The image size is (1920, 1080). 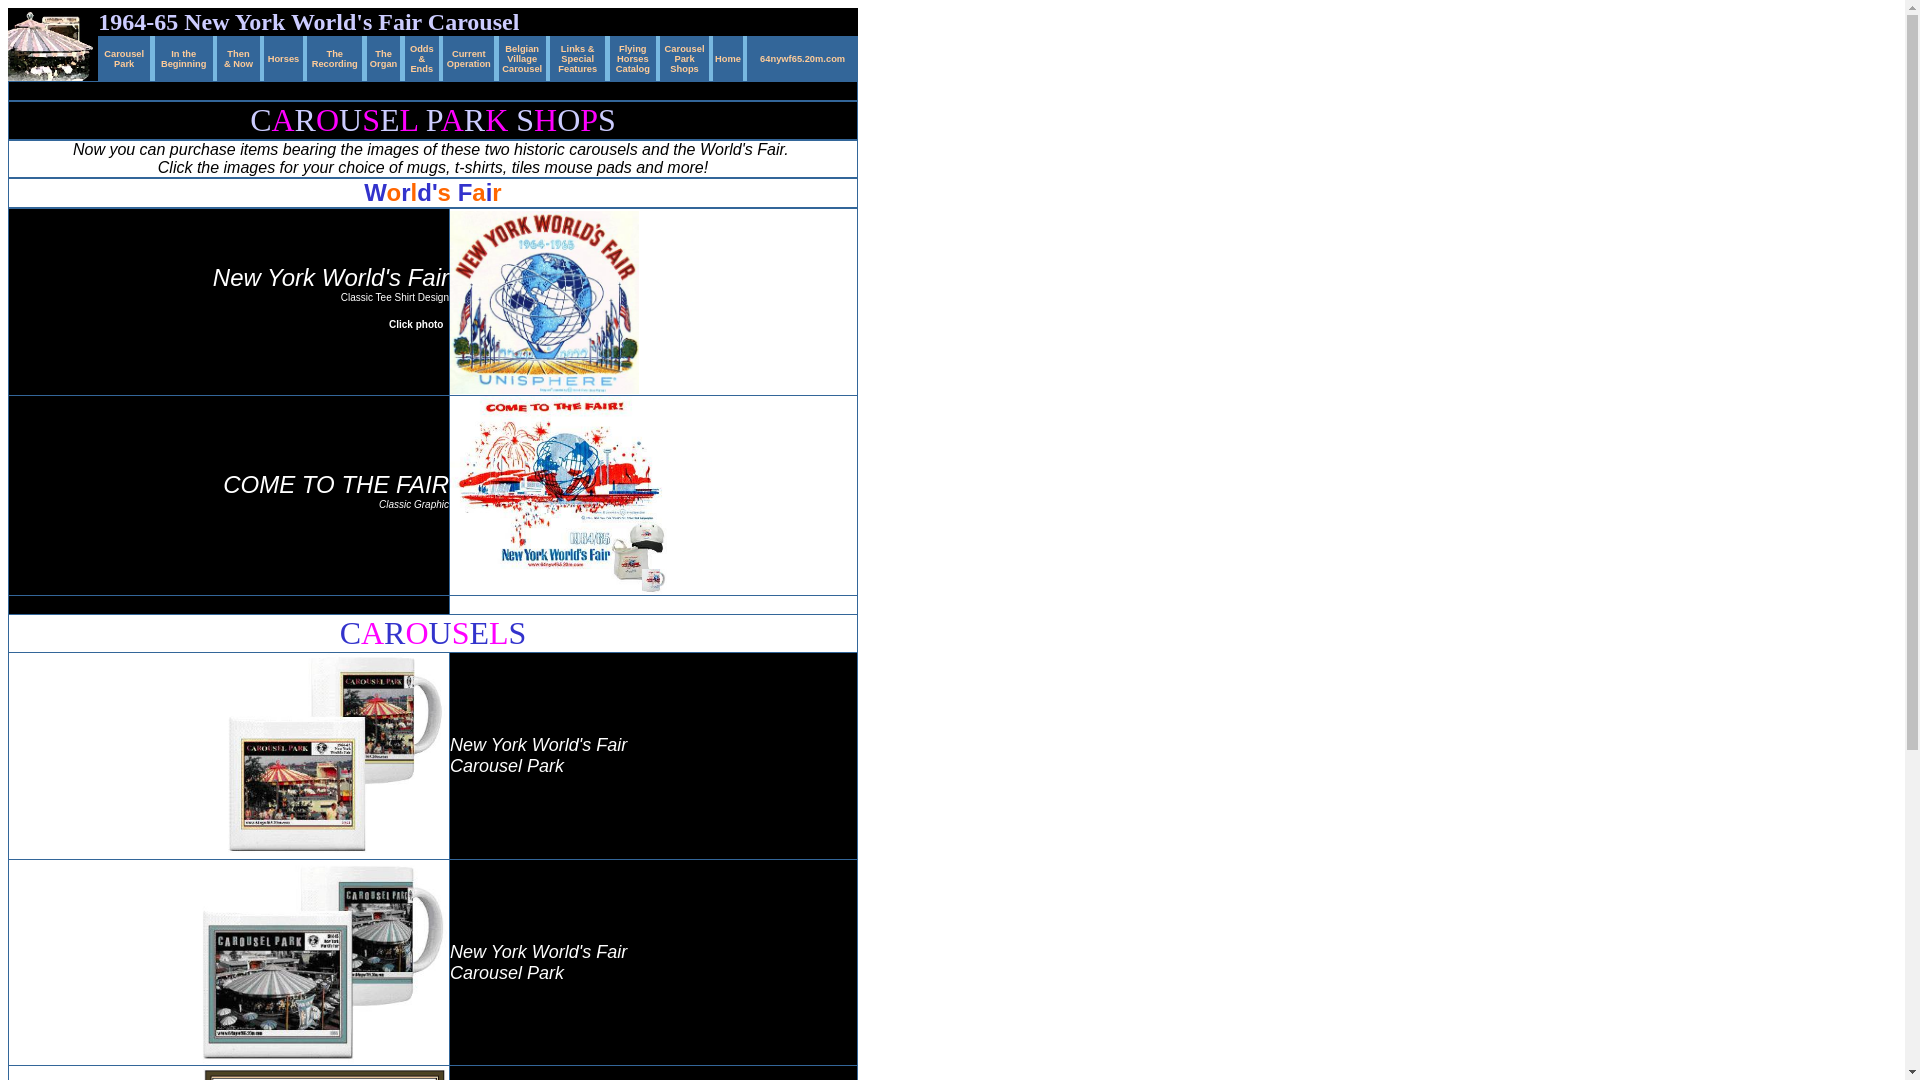 What do you see at coordinates (383, 55) in the screenshot?
I see `'The Organ'` at bounding box center [383, 55].